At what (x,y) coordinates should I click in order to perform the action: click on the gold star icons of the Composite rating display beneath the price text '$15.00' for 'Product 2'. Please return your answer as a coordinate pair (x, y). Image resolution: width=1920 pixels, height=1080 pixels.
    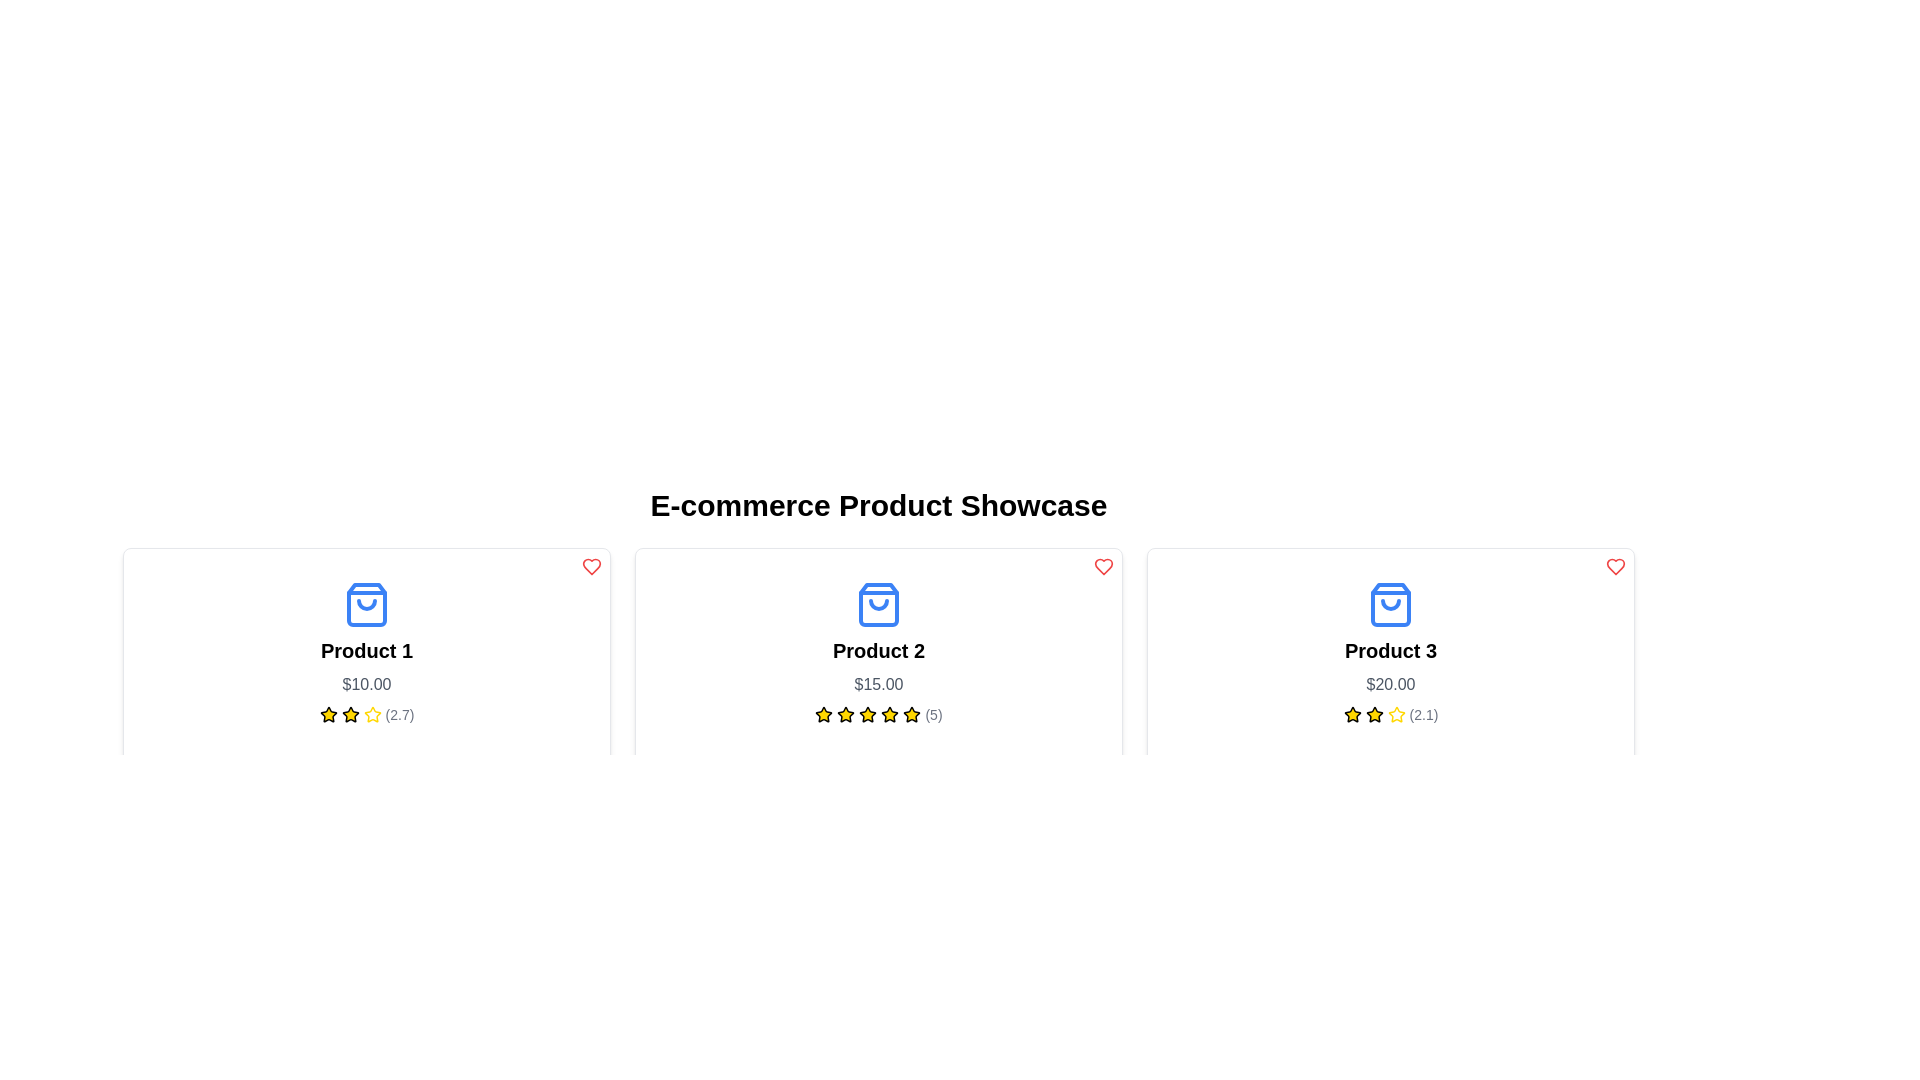
    Looking at the image, I should click on (878, 713).